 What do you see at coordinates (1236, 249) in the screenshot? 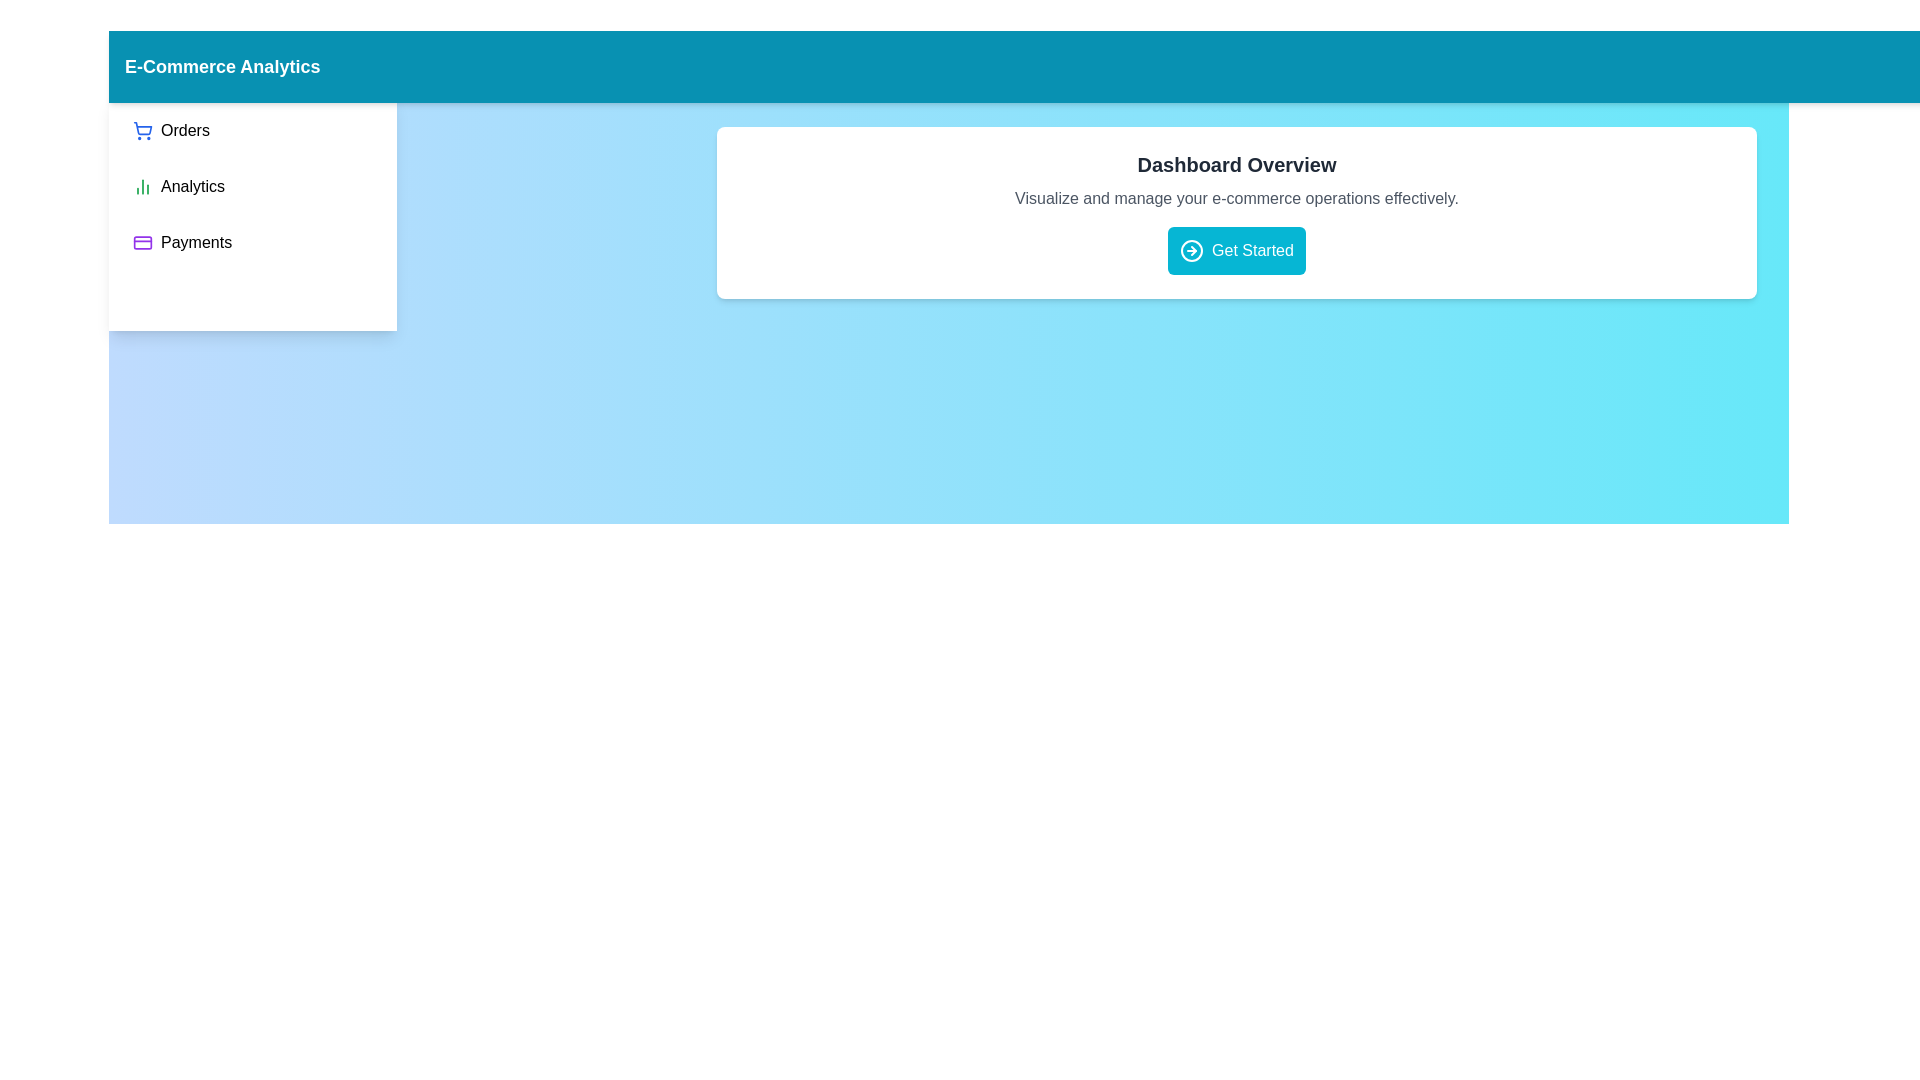
I see `the button located directly below the 'Dashboard Overview' section` at bounding box center [1236, 249].